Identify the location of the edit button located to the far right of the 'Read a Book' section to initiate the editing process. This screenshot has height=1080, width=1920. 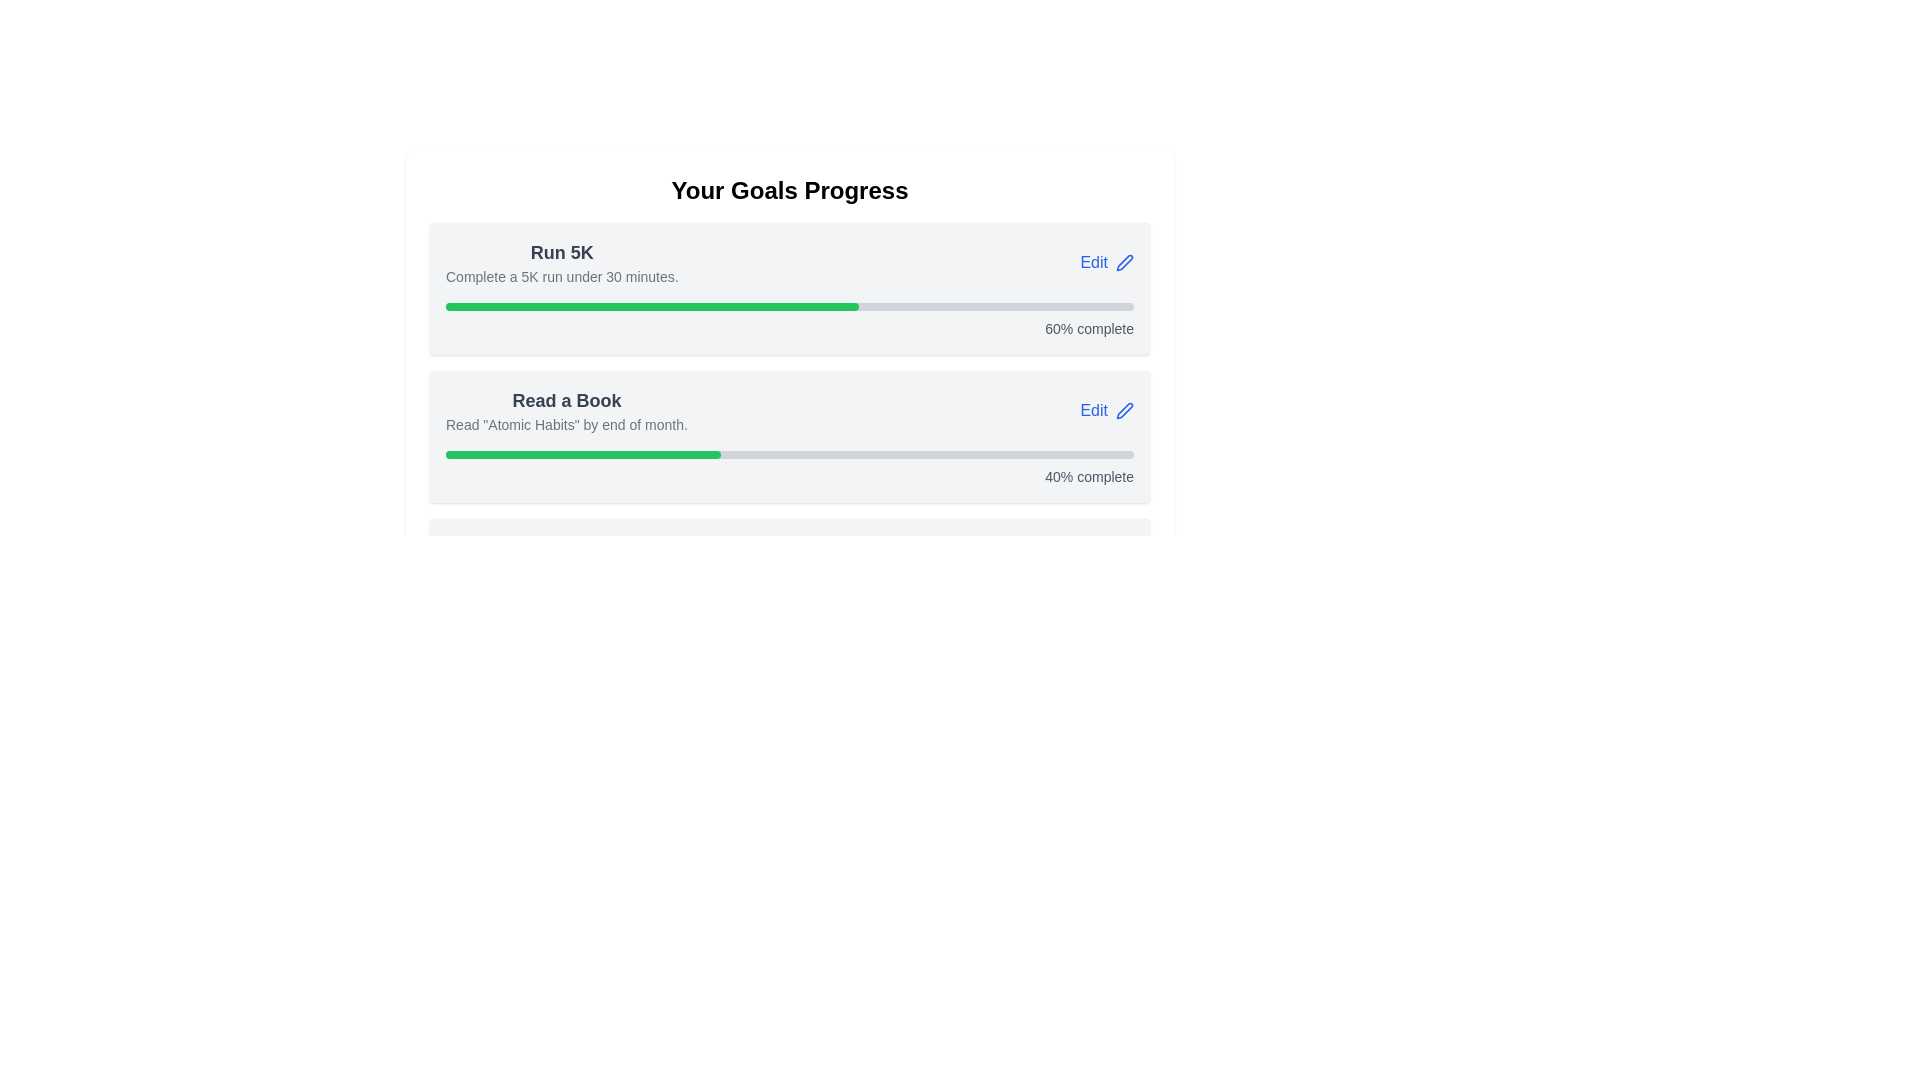
(1106, 410).